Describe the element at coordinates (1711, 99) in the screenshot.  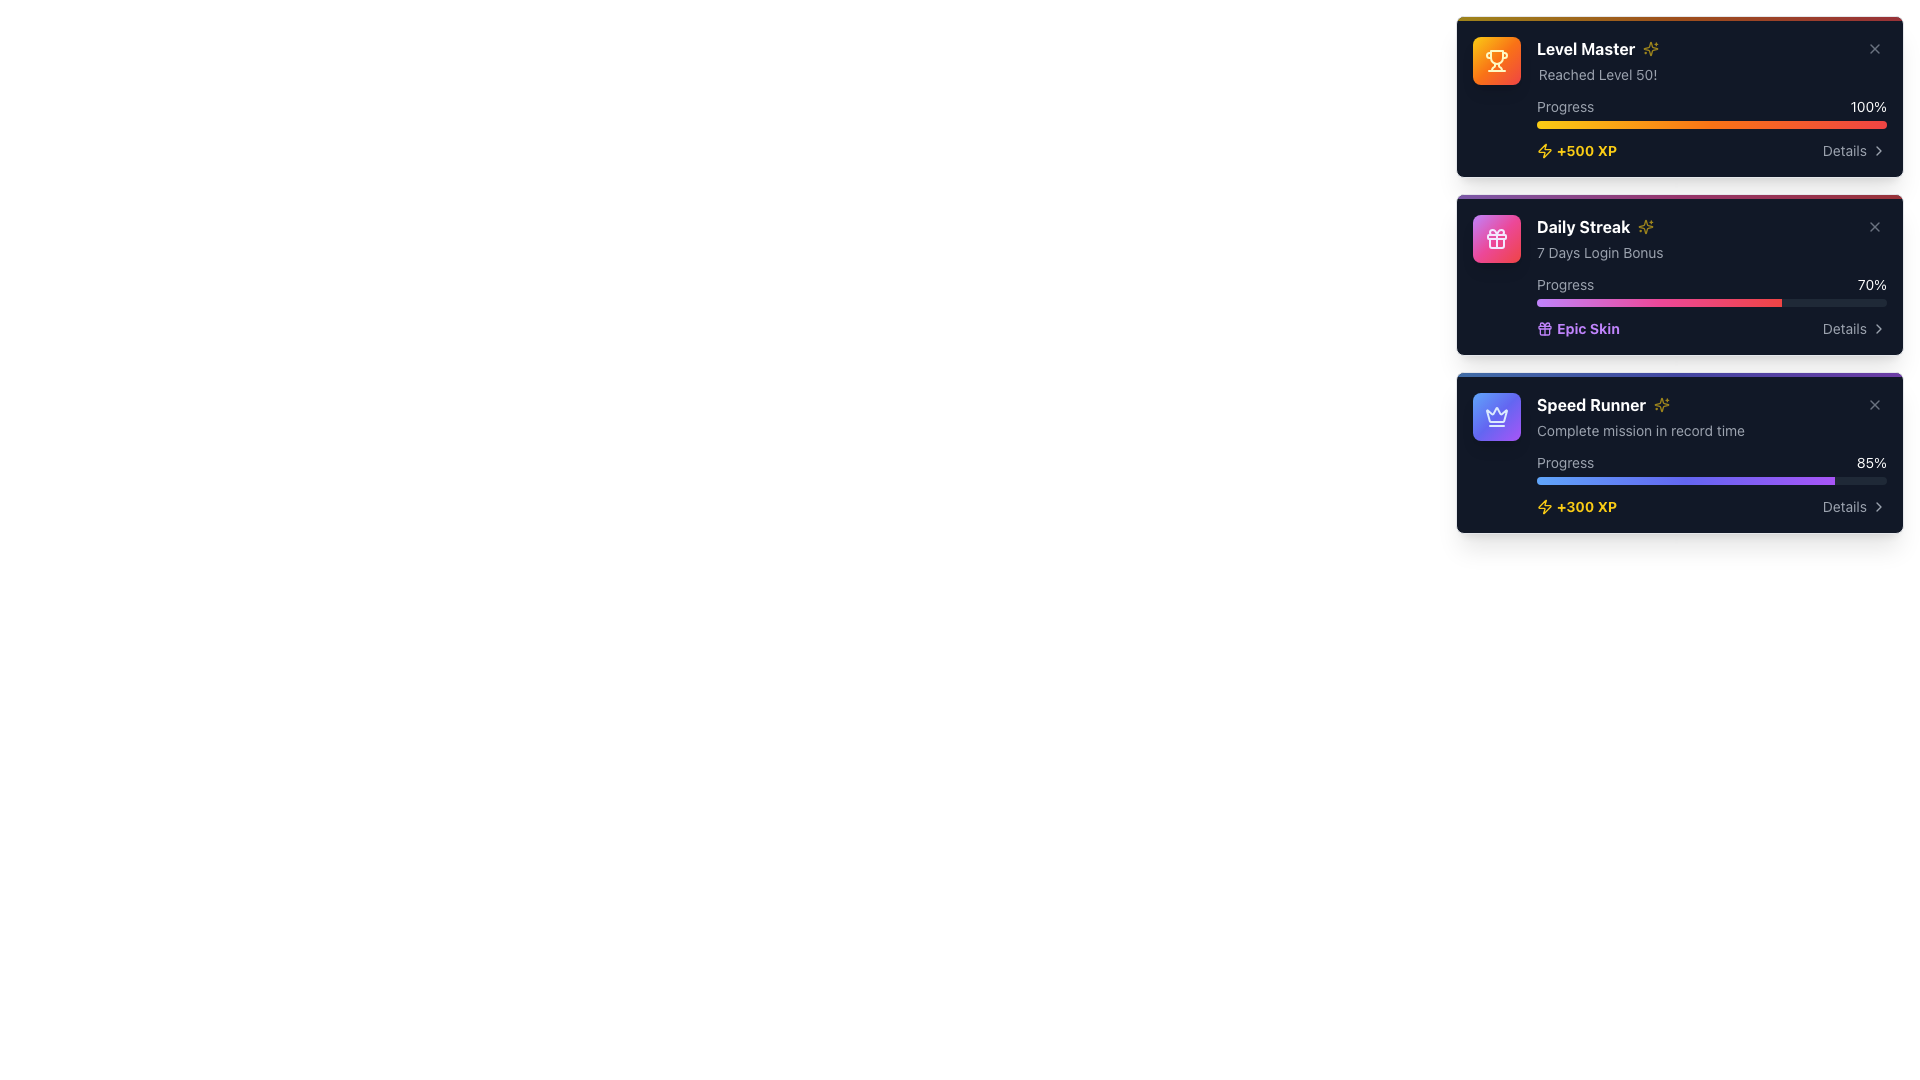
I see `progress bar of the 'Level Master' achievement card, which is located at the top of the right sidebar and displays 'Progress 100%'` at that location.